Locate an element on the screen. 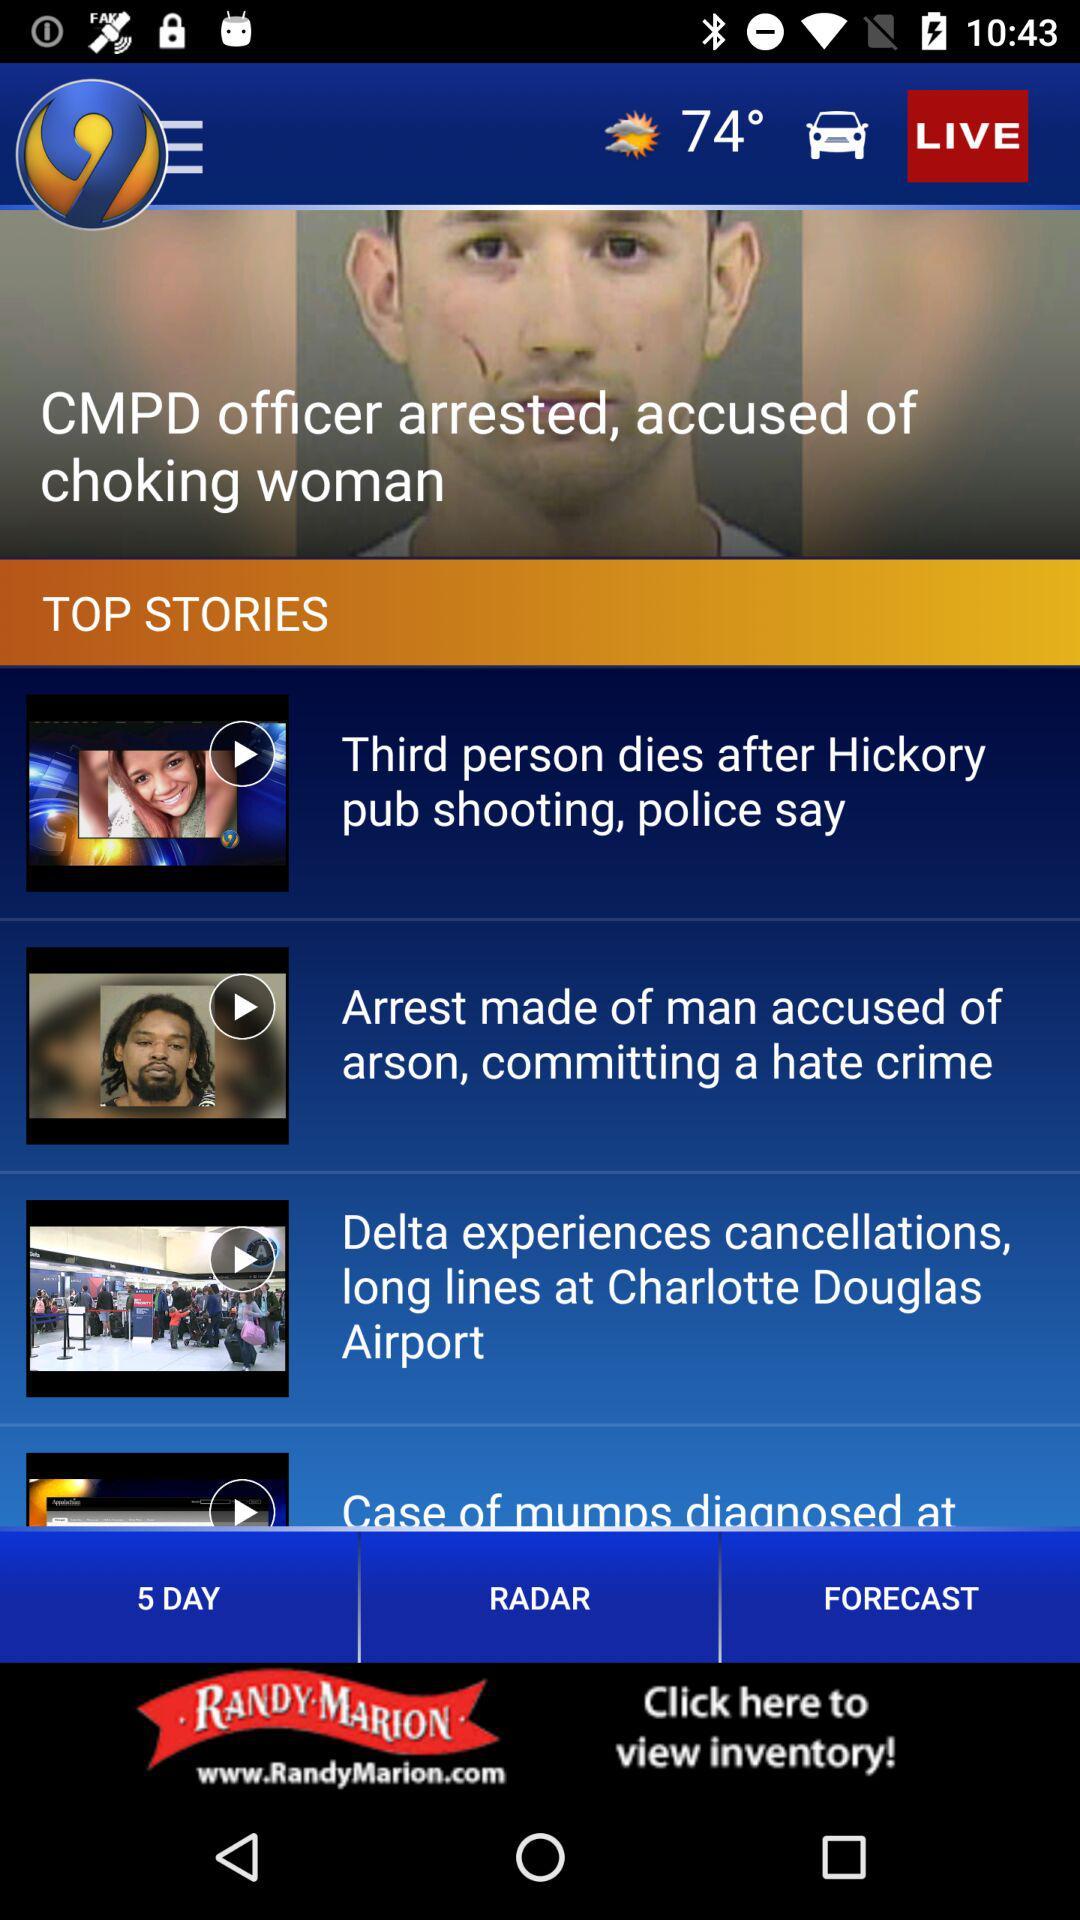  the location icon is located at coordinates (92, 154).